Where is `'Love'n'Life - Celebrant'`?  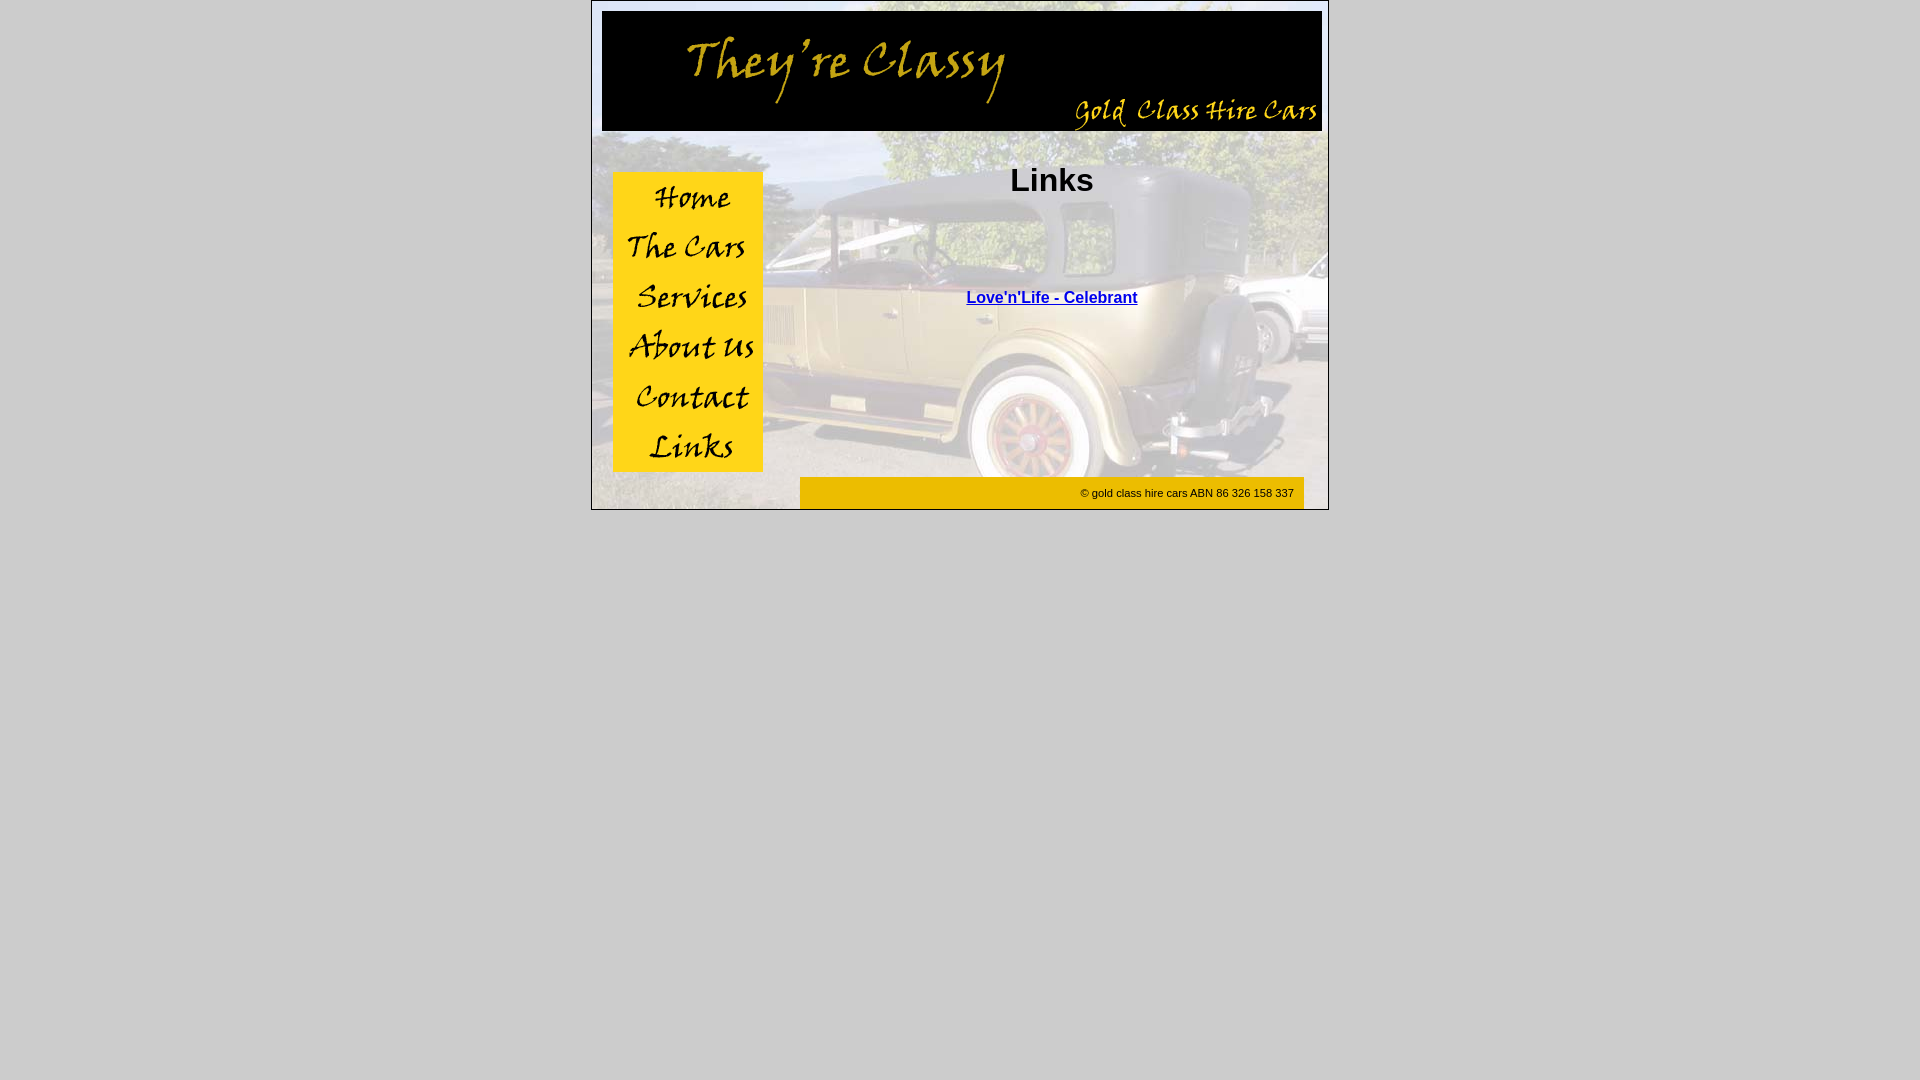 'Love'n'Life - Celebrant' is located at coordinates (965, 297).